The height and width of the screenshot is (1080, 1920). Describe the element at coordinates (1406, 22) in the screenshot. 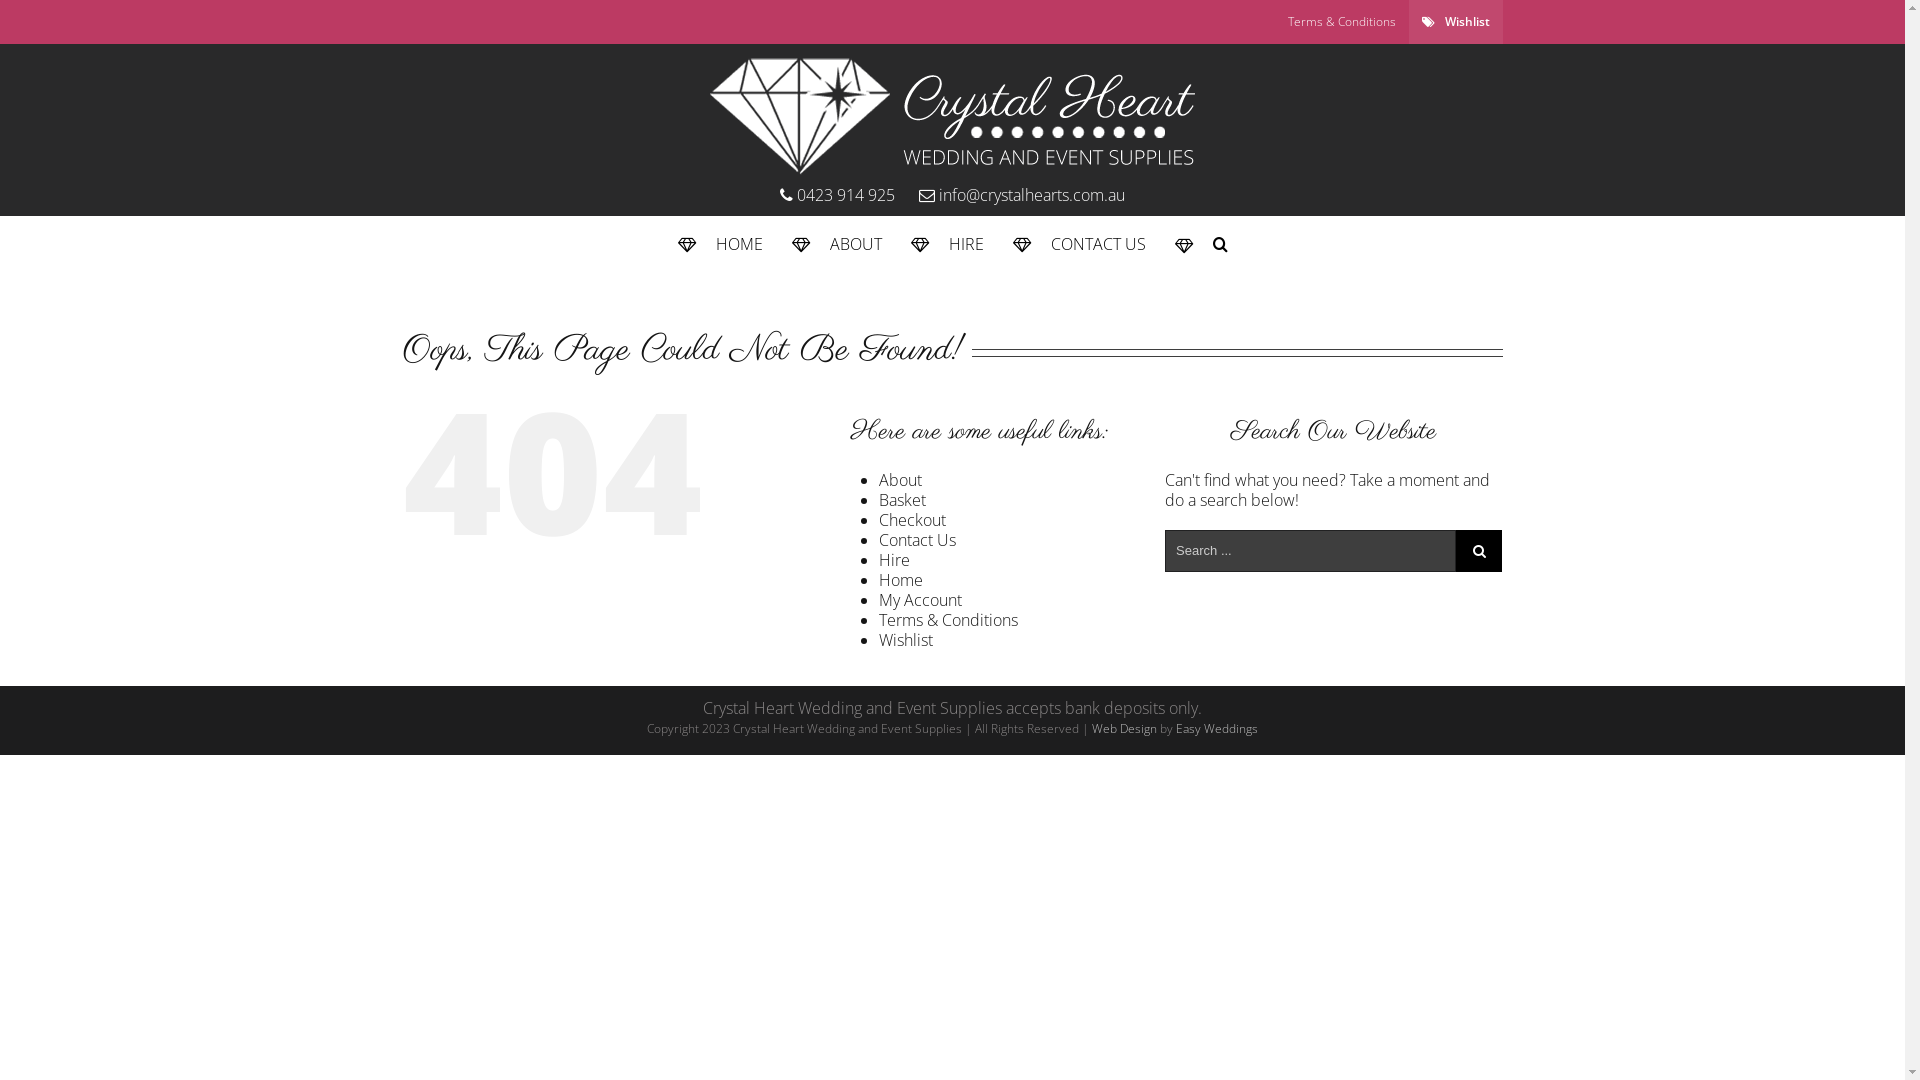

I see `'Wishlist'` at that location.